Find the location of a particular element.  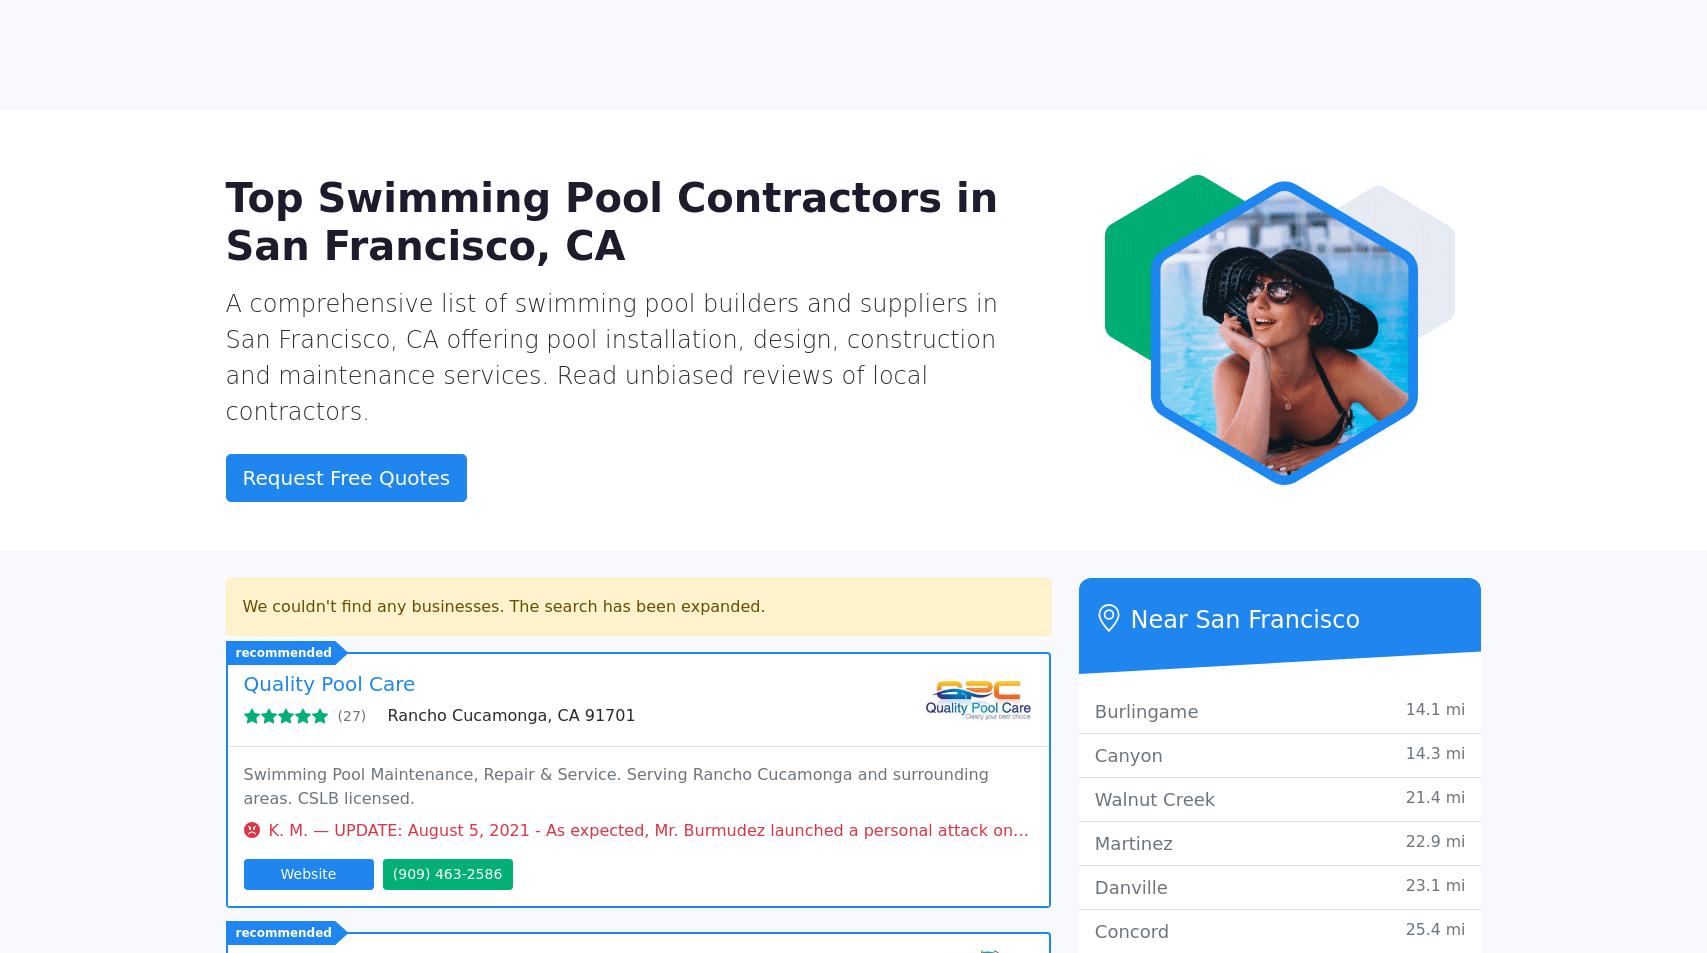

'Swimming Pool Clean' is located at coordinates (1189, 215).